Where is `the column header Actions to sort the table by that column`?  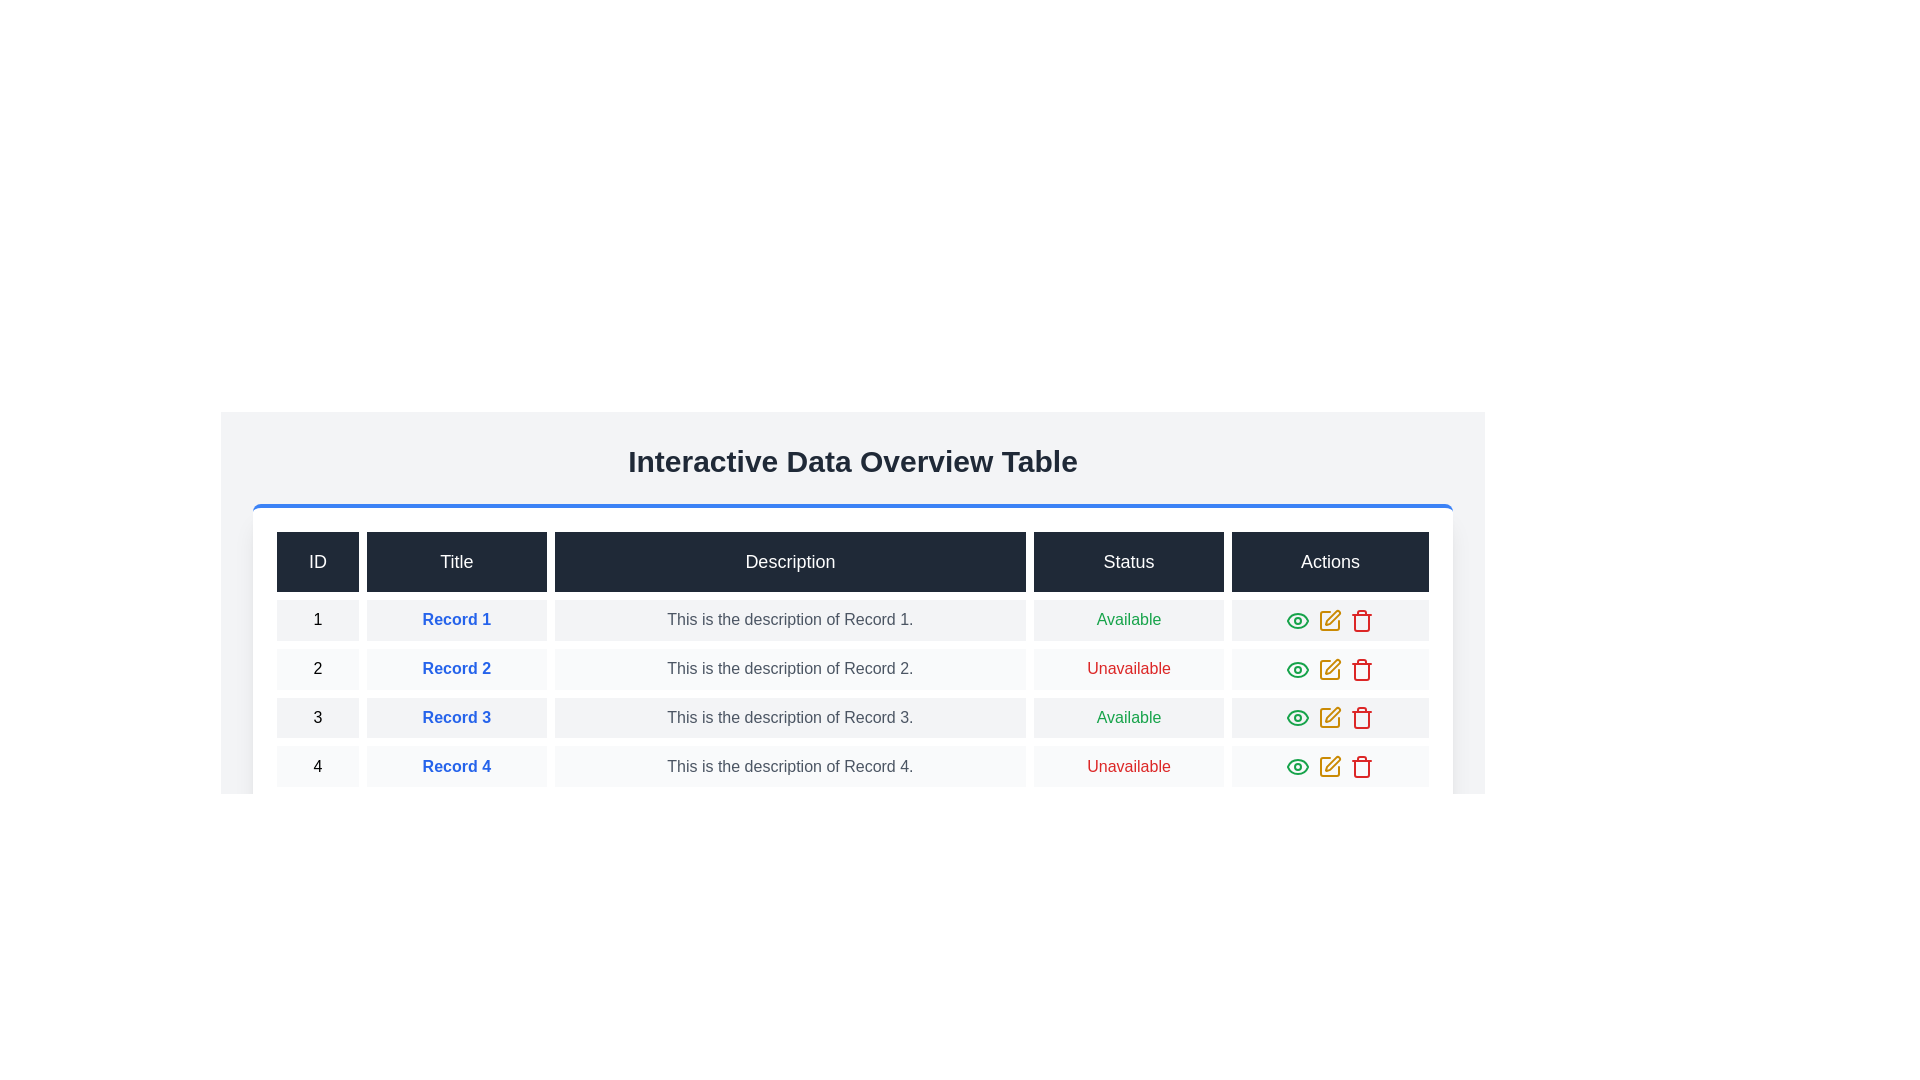
the column header Actions to sort the table by that column is located at coordinates (1330, 562).